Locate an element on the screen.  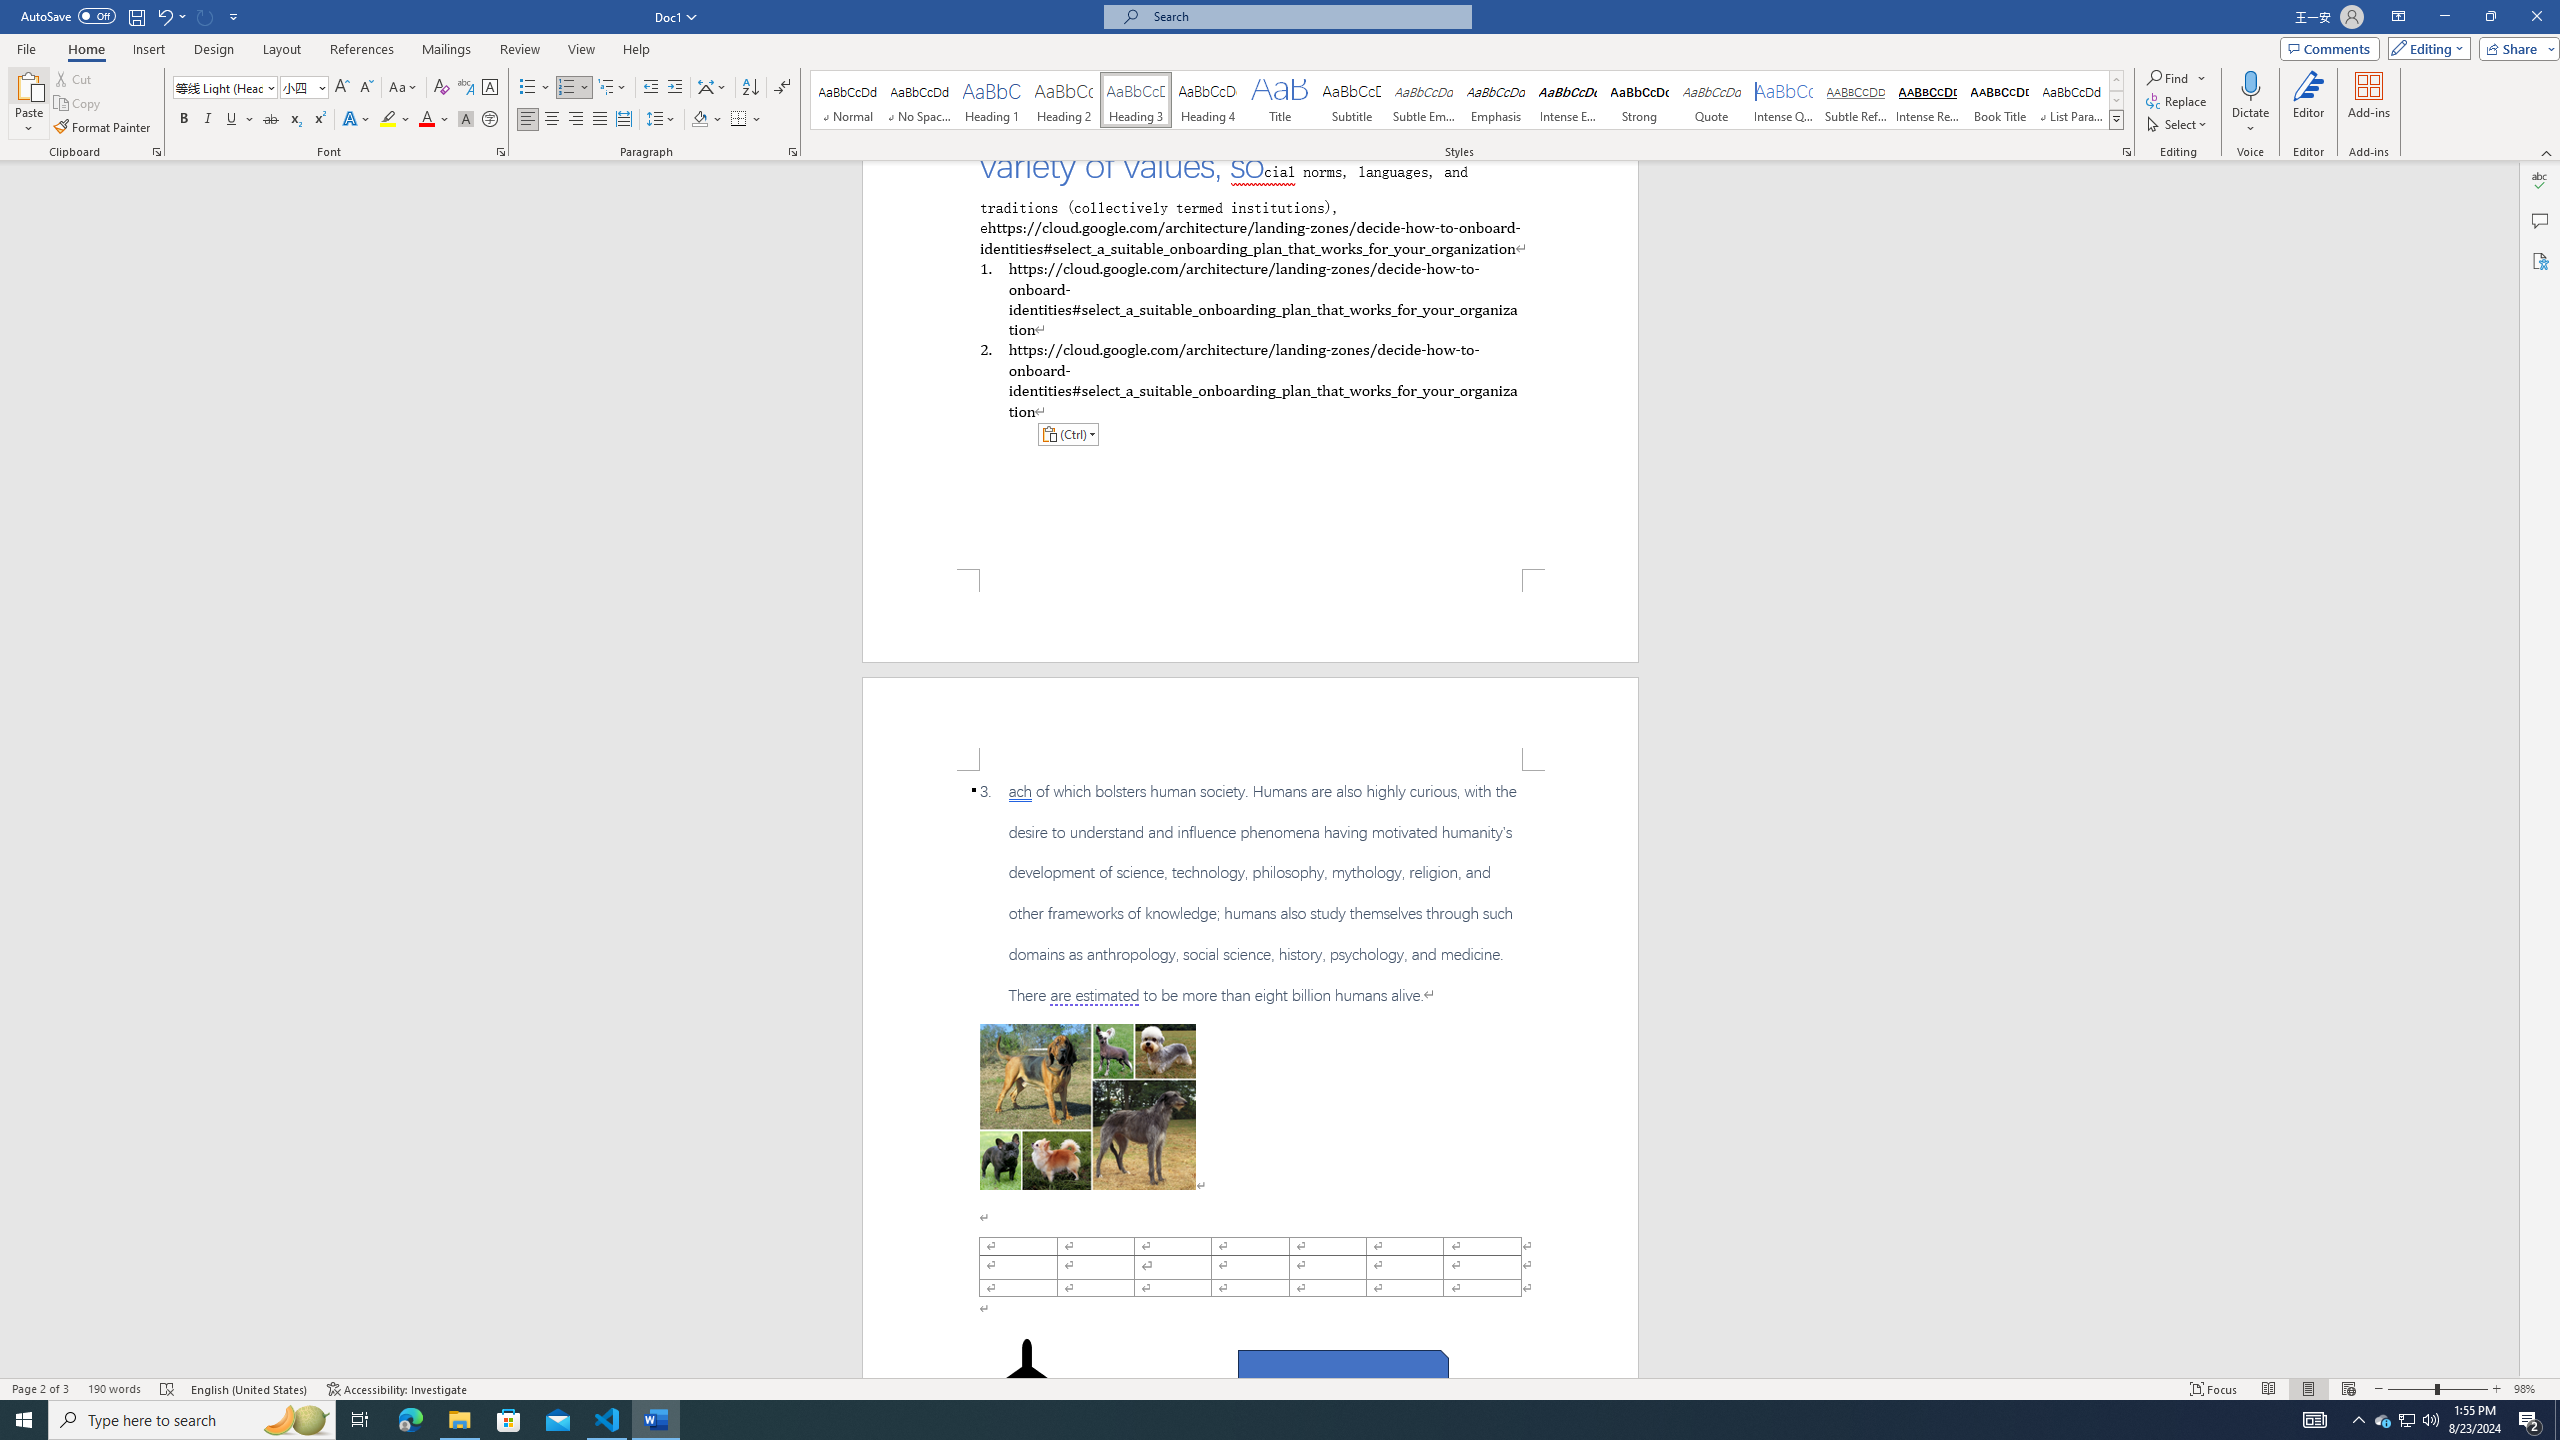
'Bold' is located at coordinates (183, 118).